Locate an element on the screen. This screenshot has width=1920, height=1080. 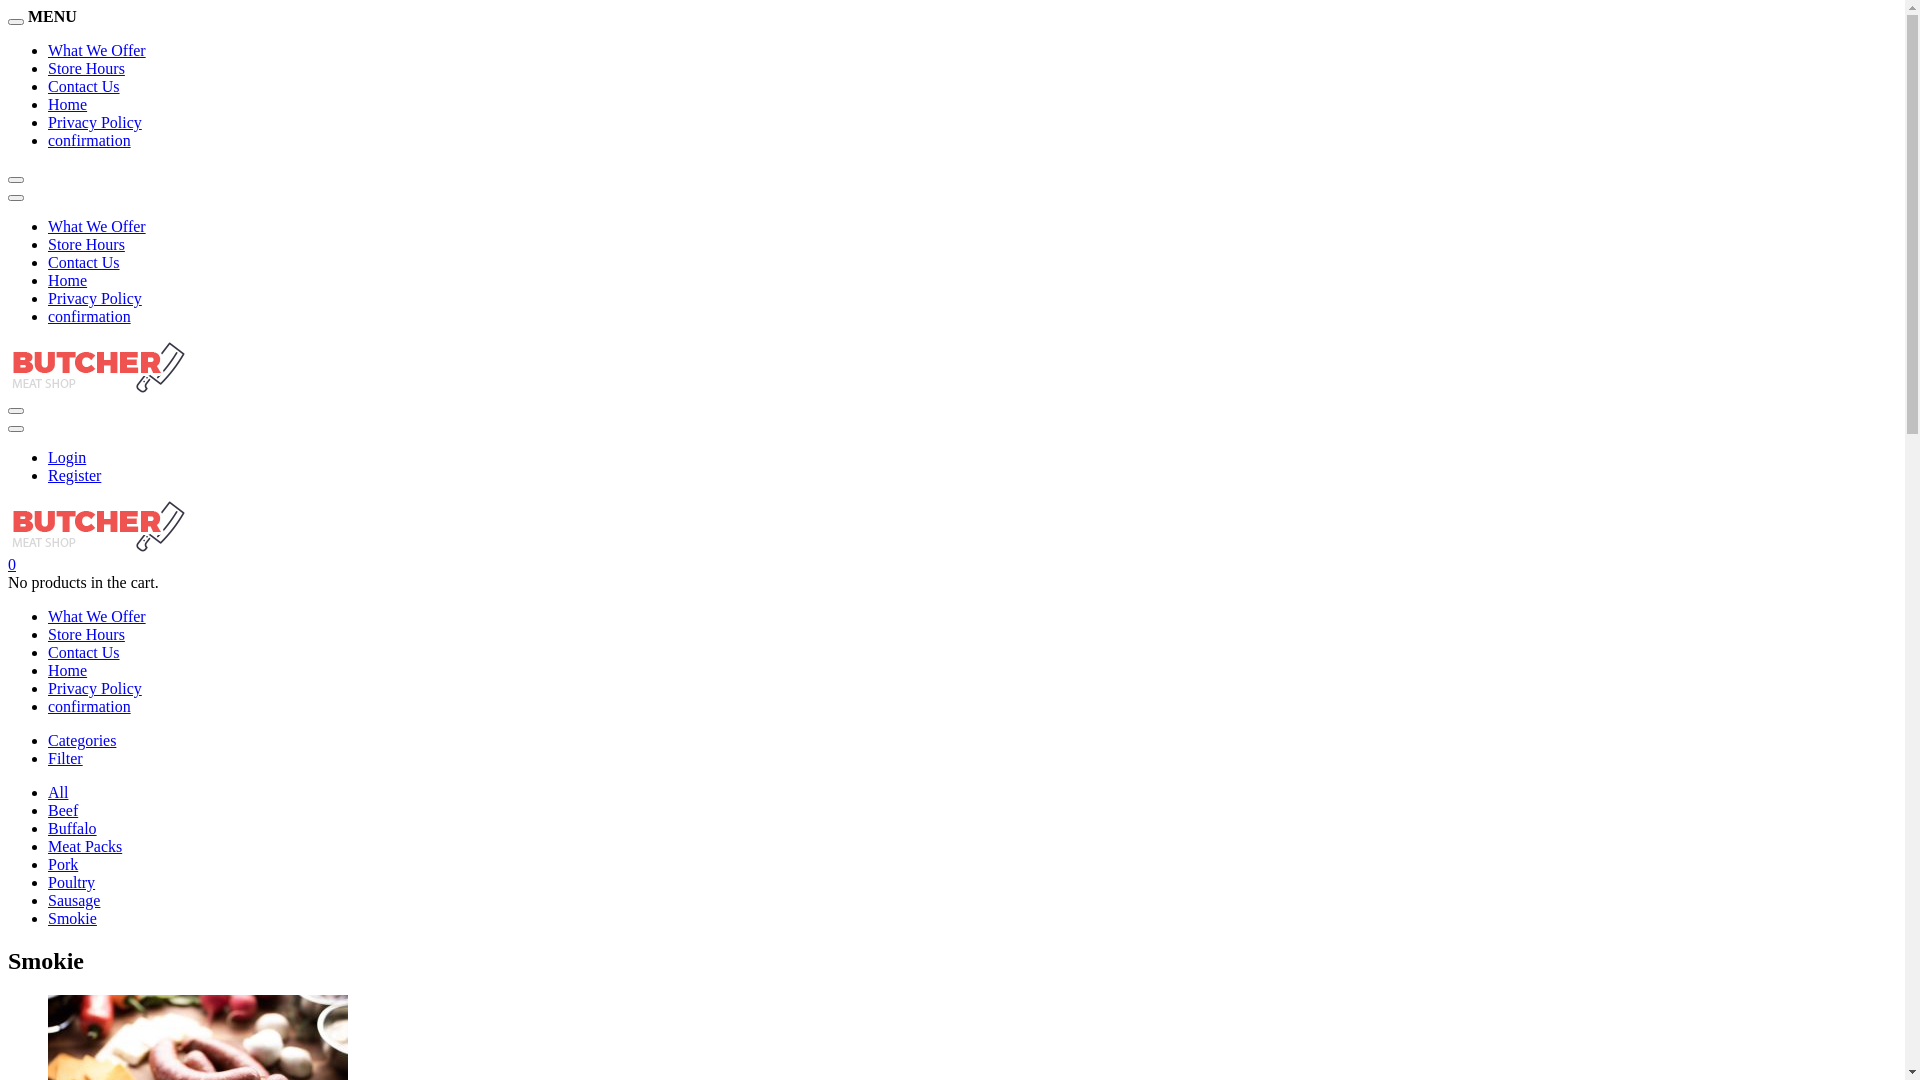
'Sausage' is located at coordinates (73, 900).